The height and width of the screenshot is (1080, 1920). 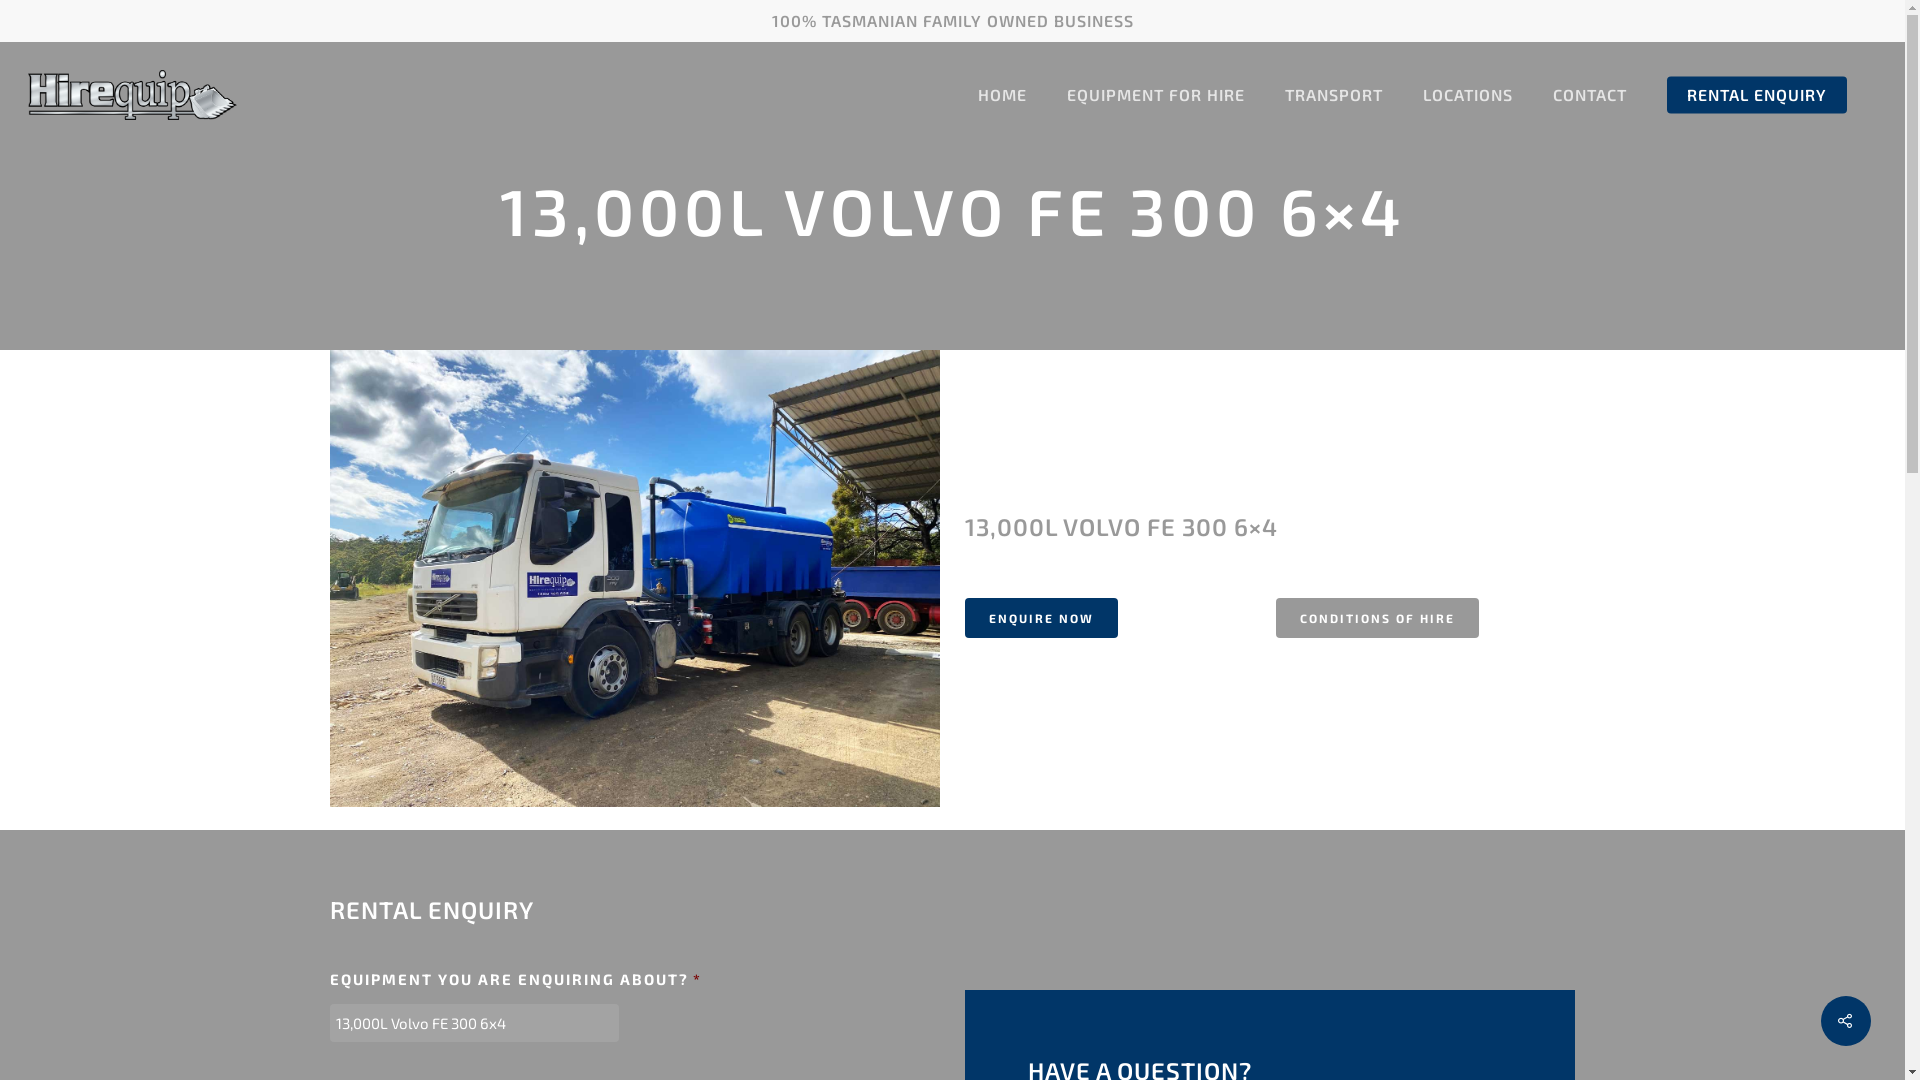 I want to click on 'EQUIPMENT FOR HIRE', so click(x=1156, y=95).